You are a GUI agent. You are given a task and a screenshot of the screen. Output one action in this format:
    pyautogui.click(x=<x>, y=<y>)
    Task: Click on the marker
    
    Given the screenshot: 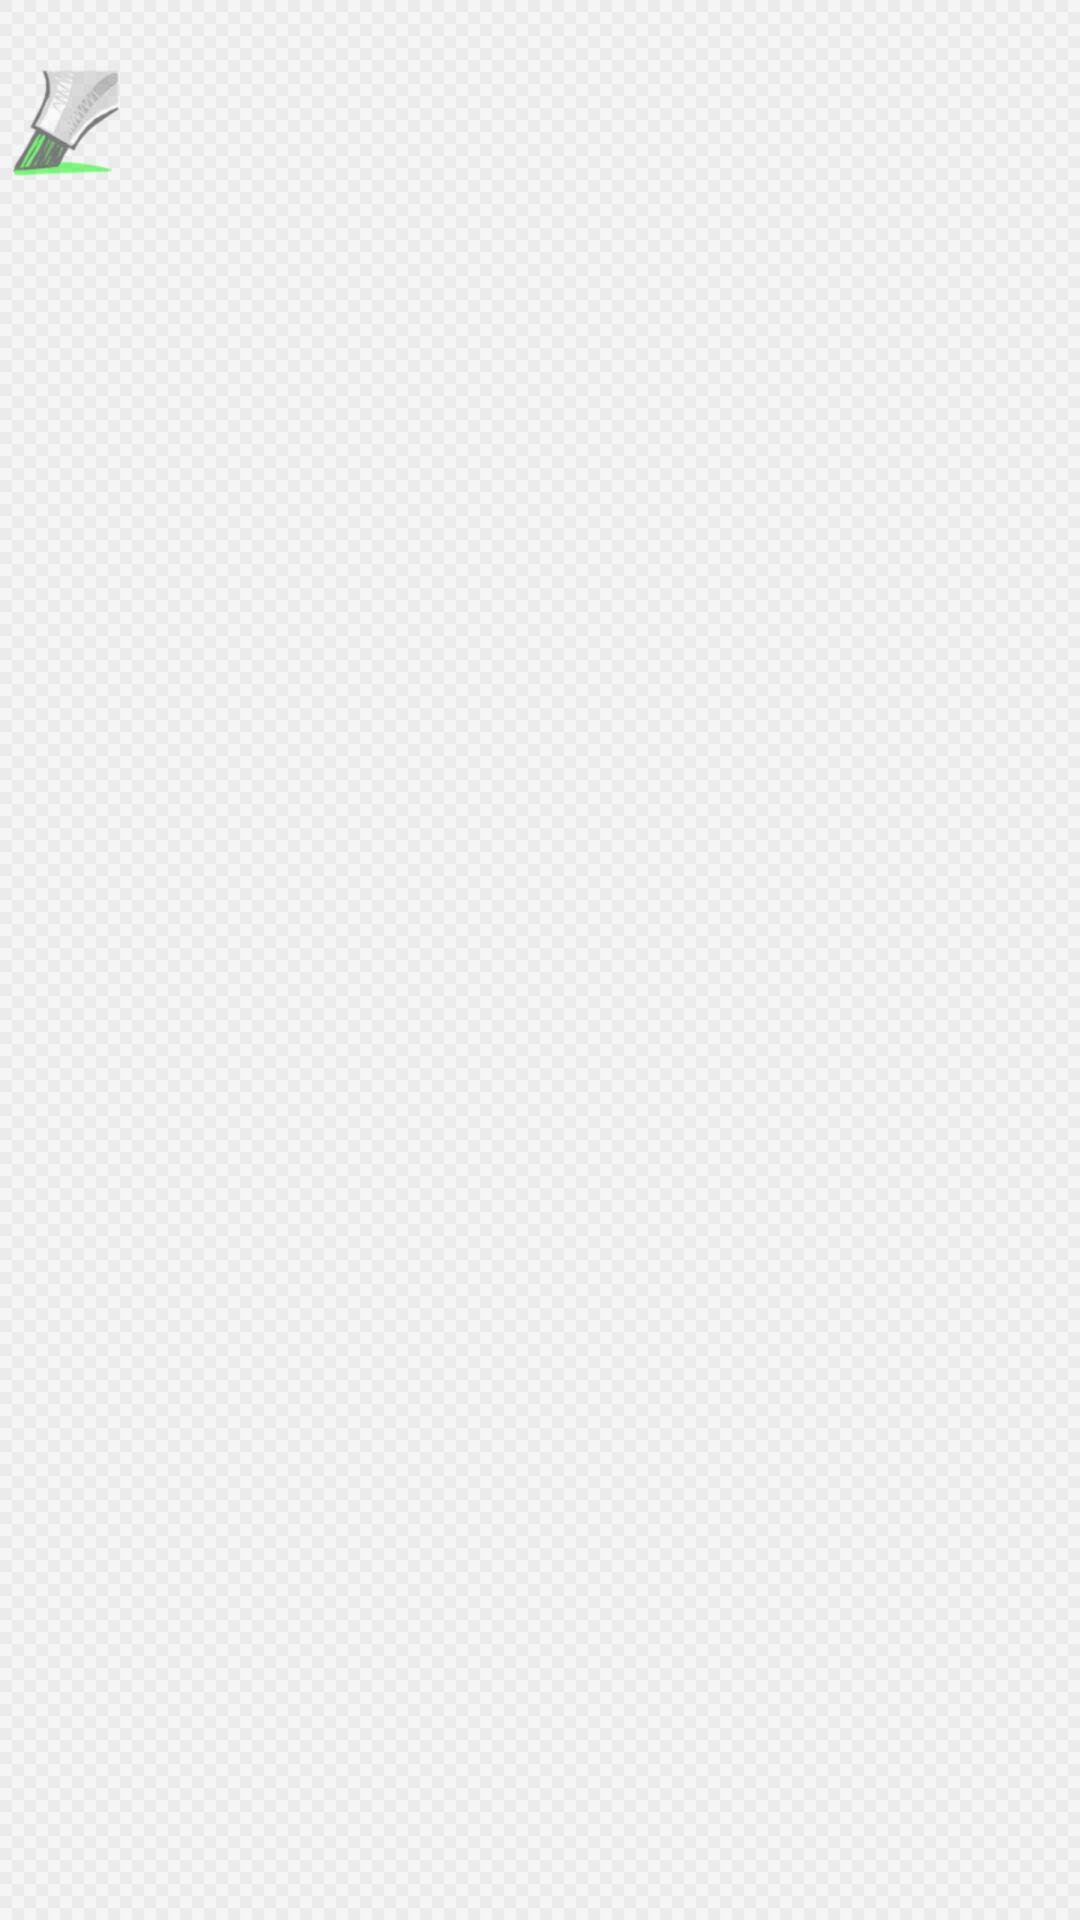 What is the action you would take?
    pyautogui.click(x=61, y=124)
    